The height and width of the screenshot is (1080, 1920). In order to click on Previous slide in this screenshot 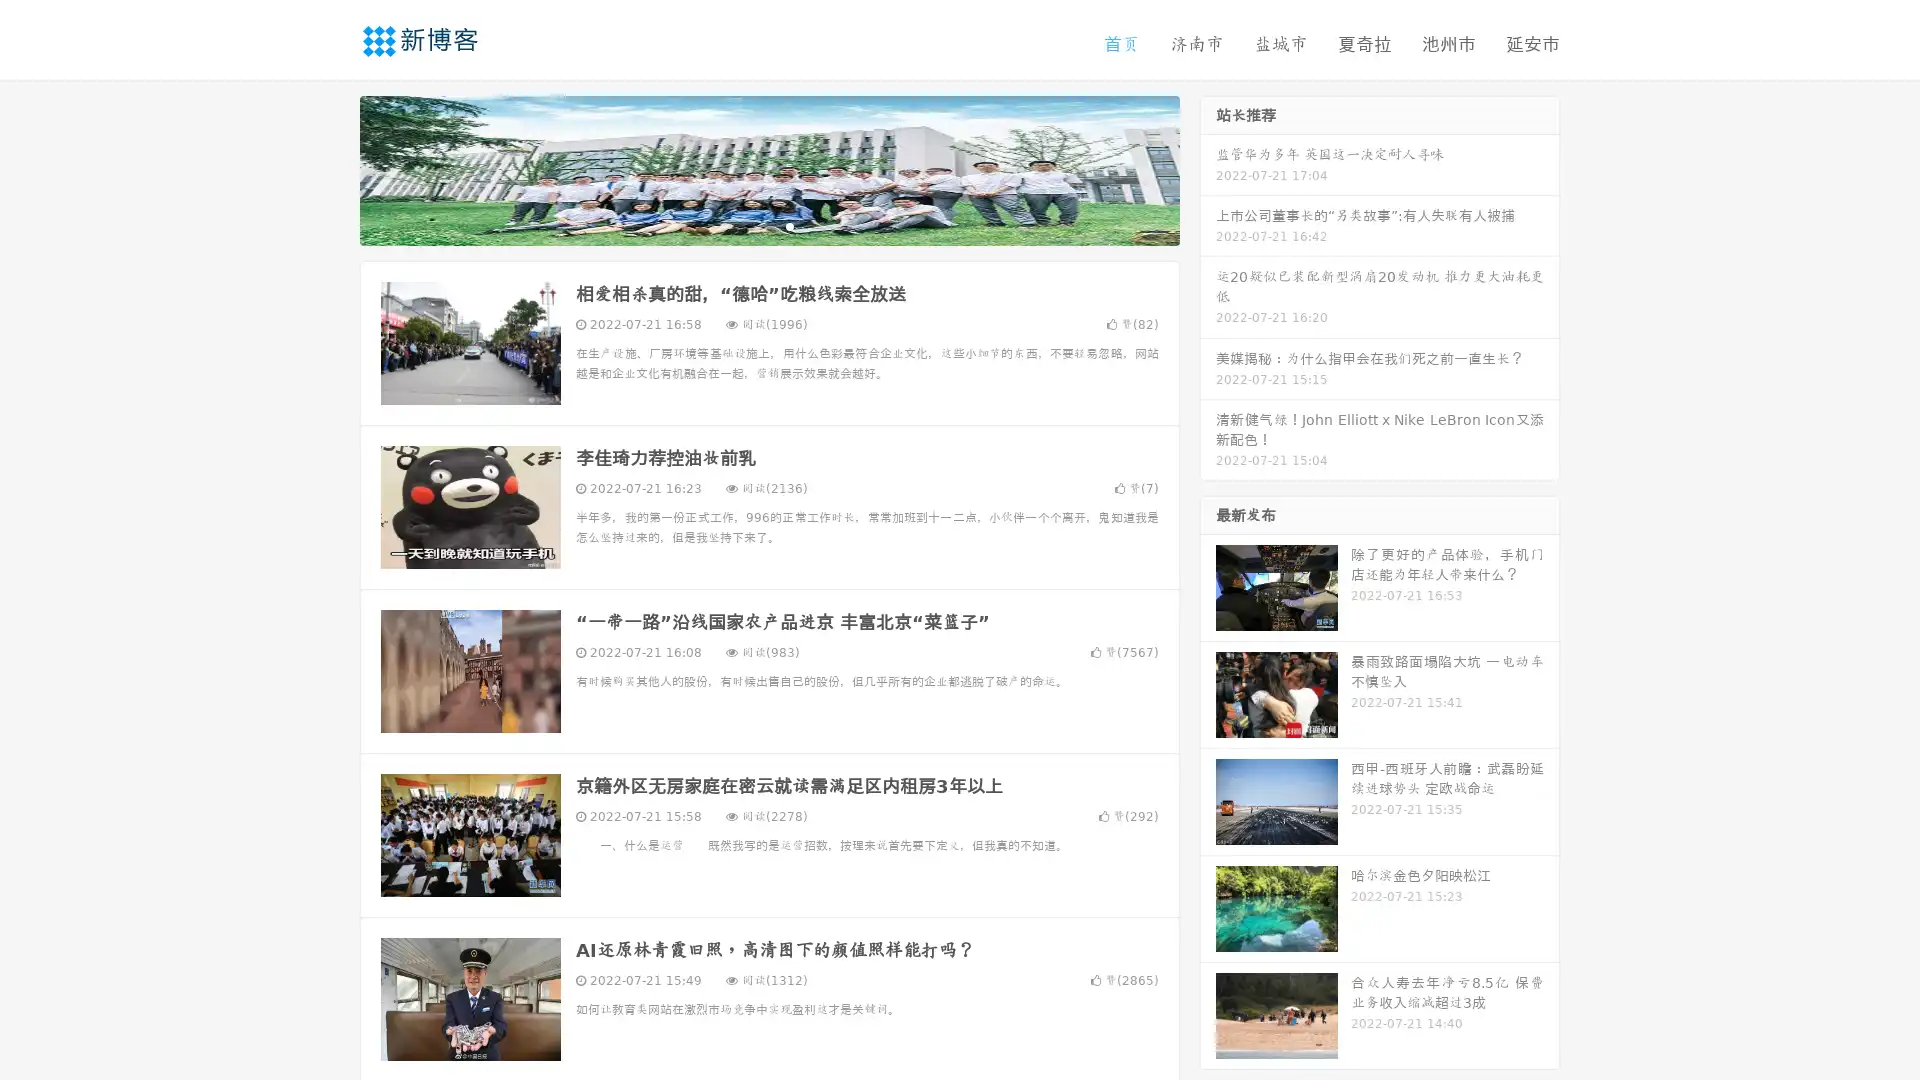, I will do `click(330, 168)`.